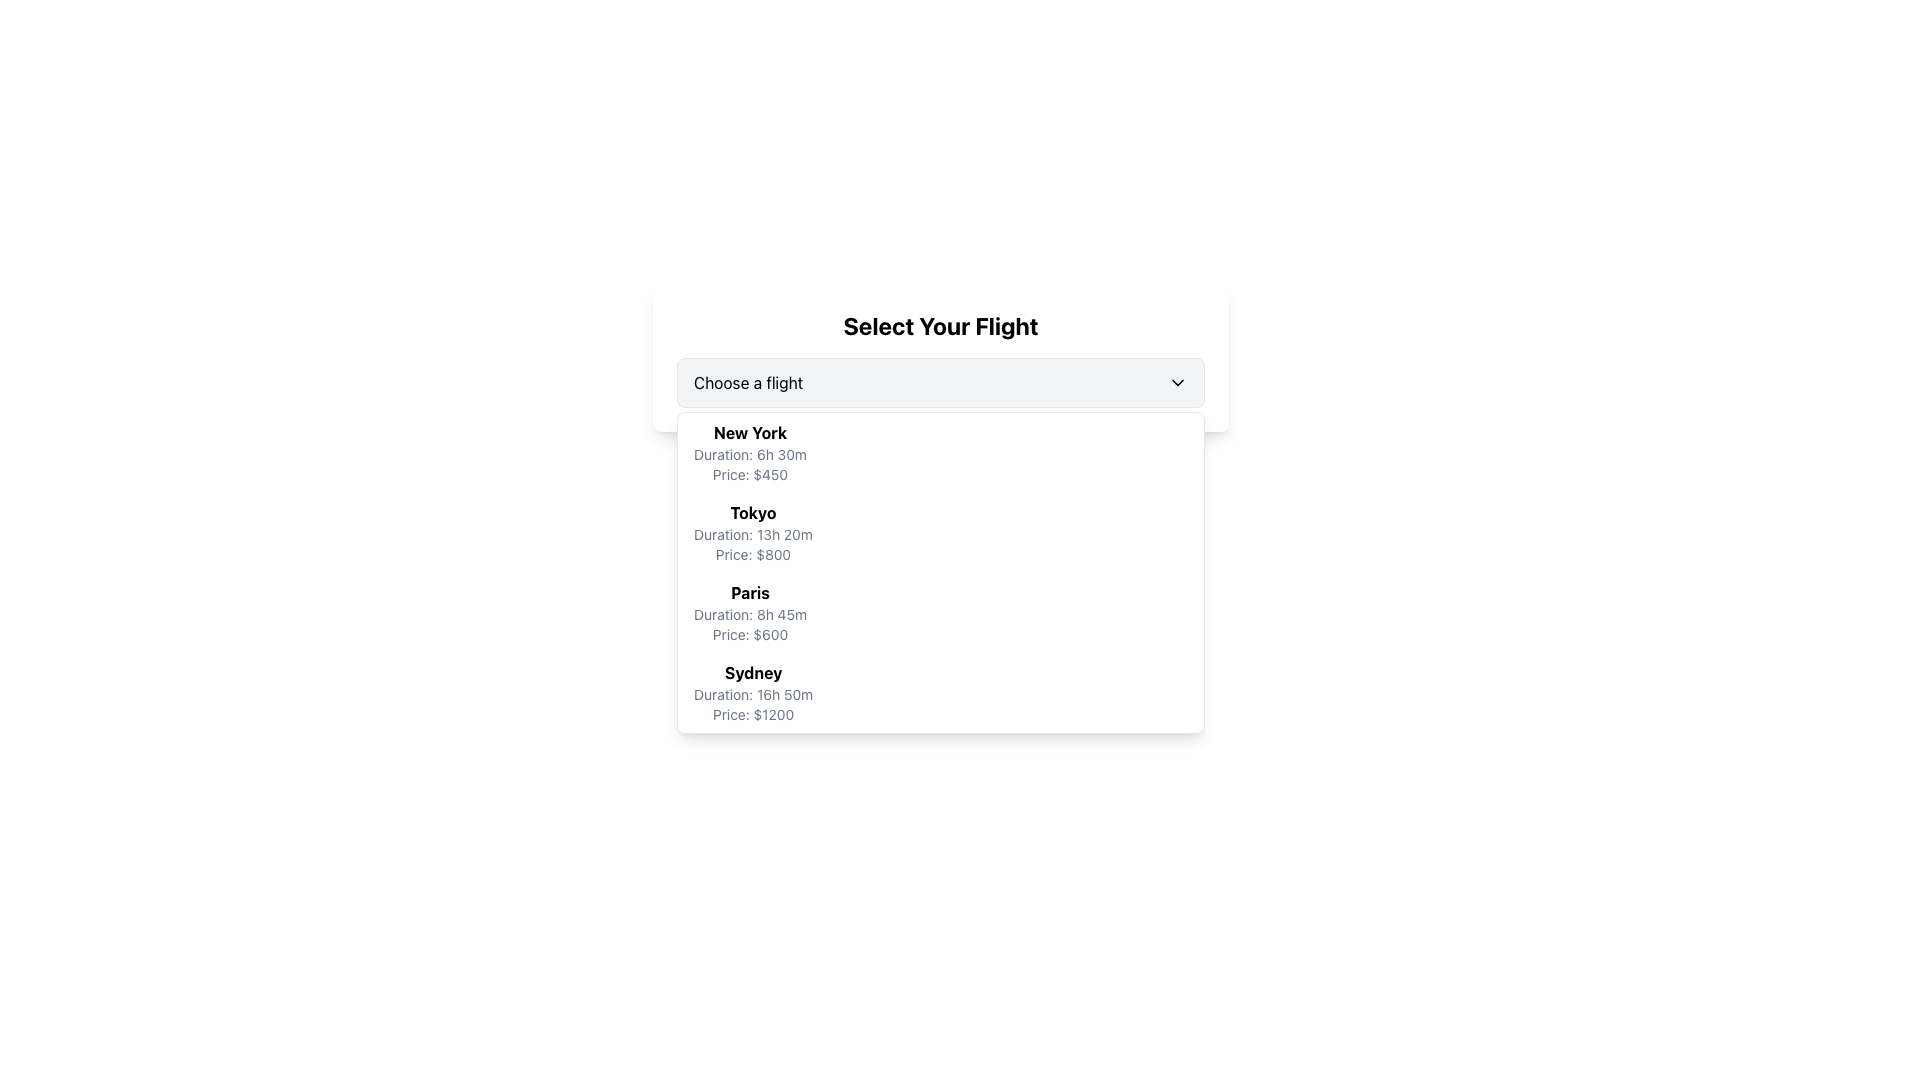  I want to click on the last dropdown item labeled 'Sydney', so click(939, 692).